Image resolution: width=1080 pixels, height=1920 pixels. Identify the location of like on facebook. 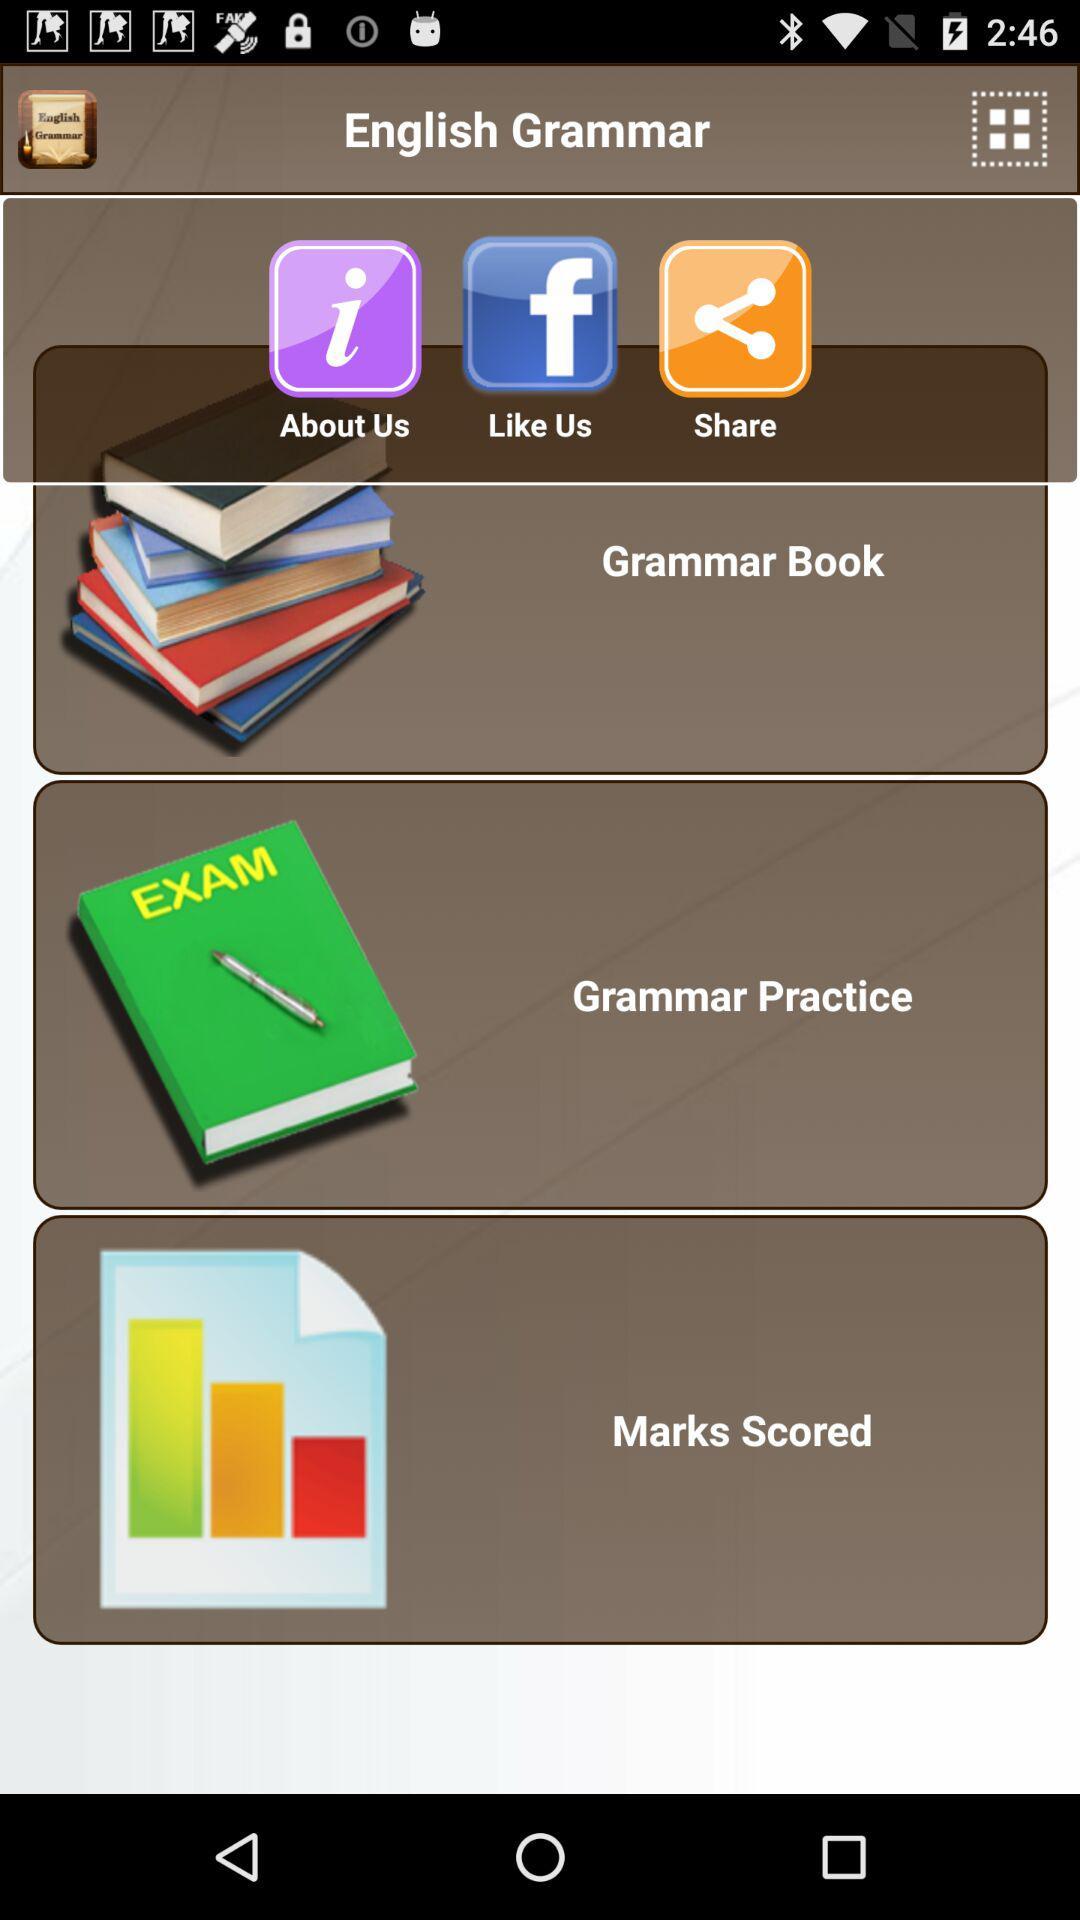
(540, 317).